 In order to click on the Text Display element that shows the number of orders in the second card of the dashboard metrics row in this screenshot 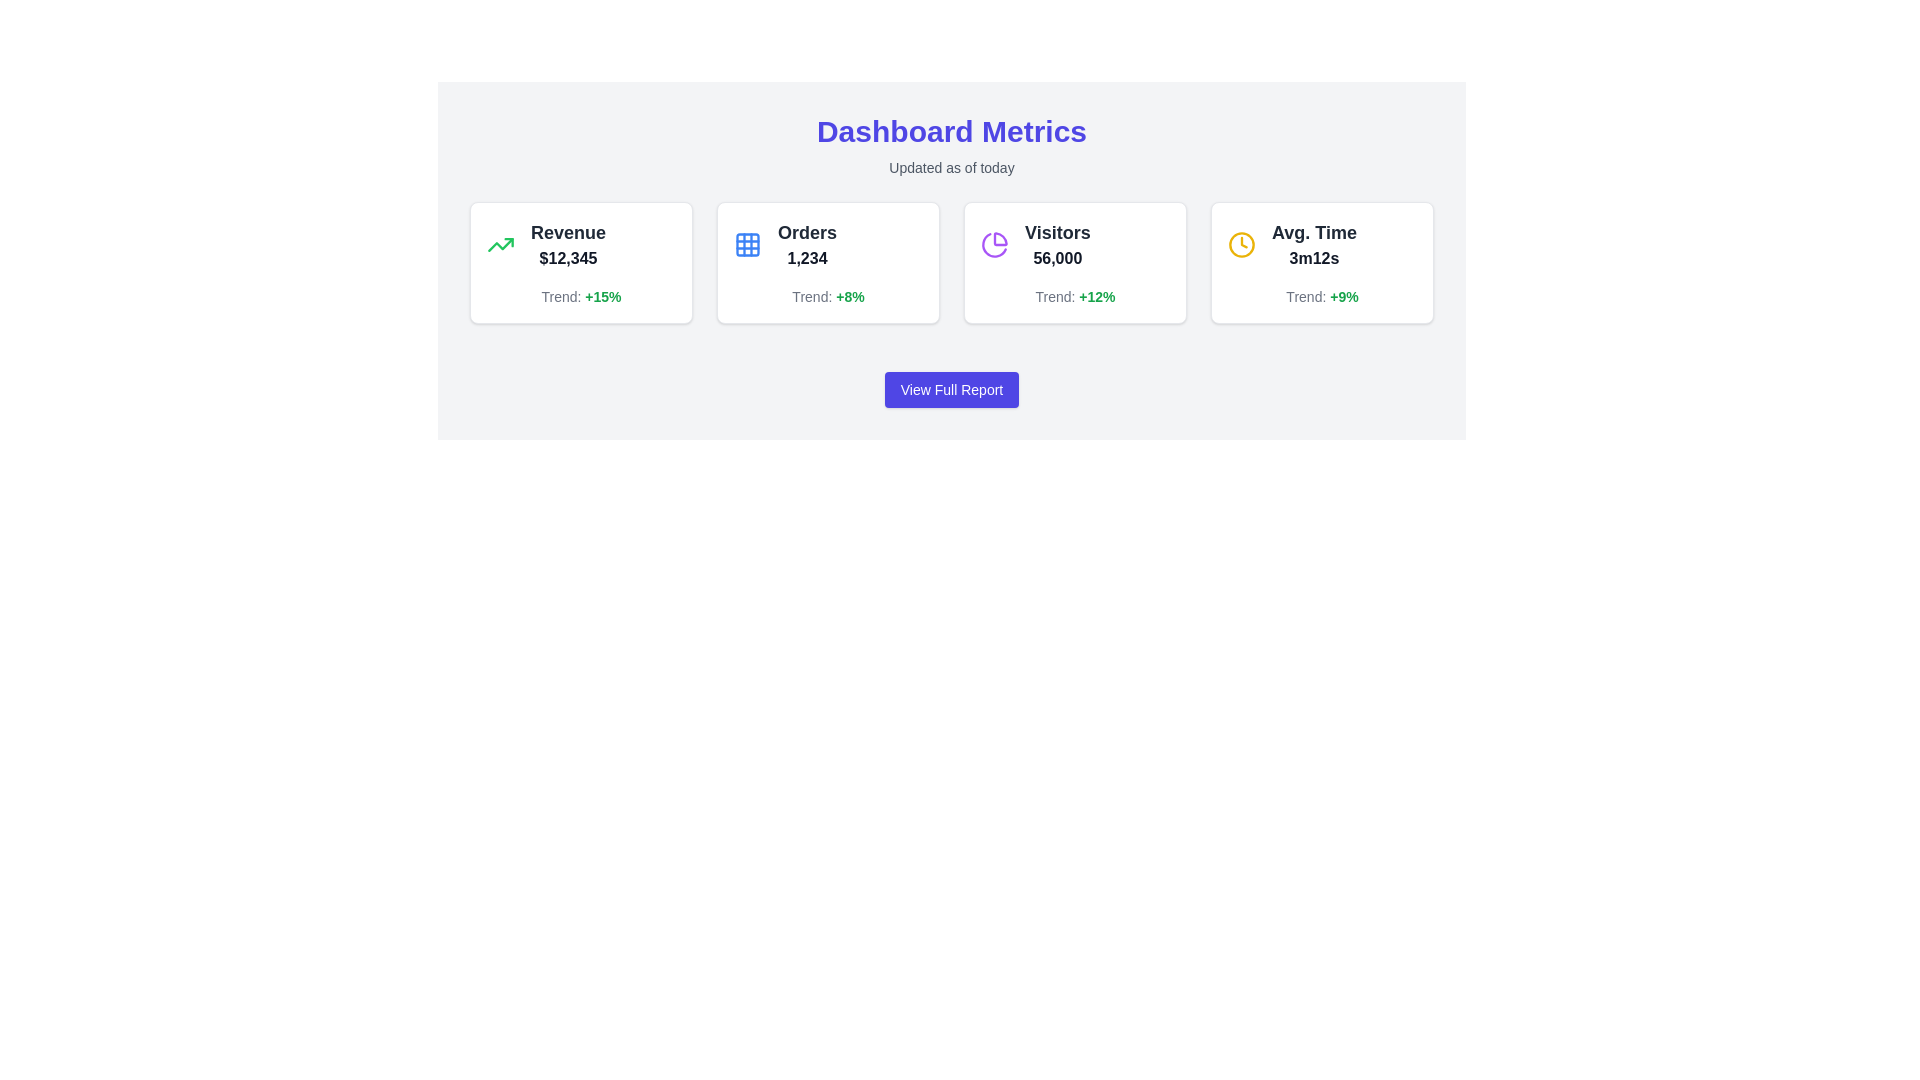, I will do `click(807, 244)`.